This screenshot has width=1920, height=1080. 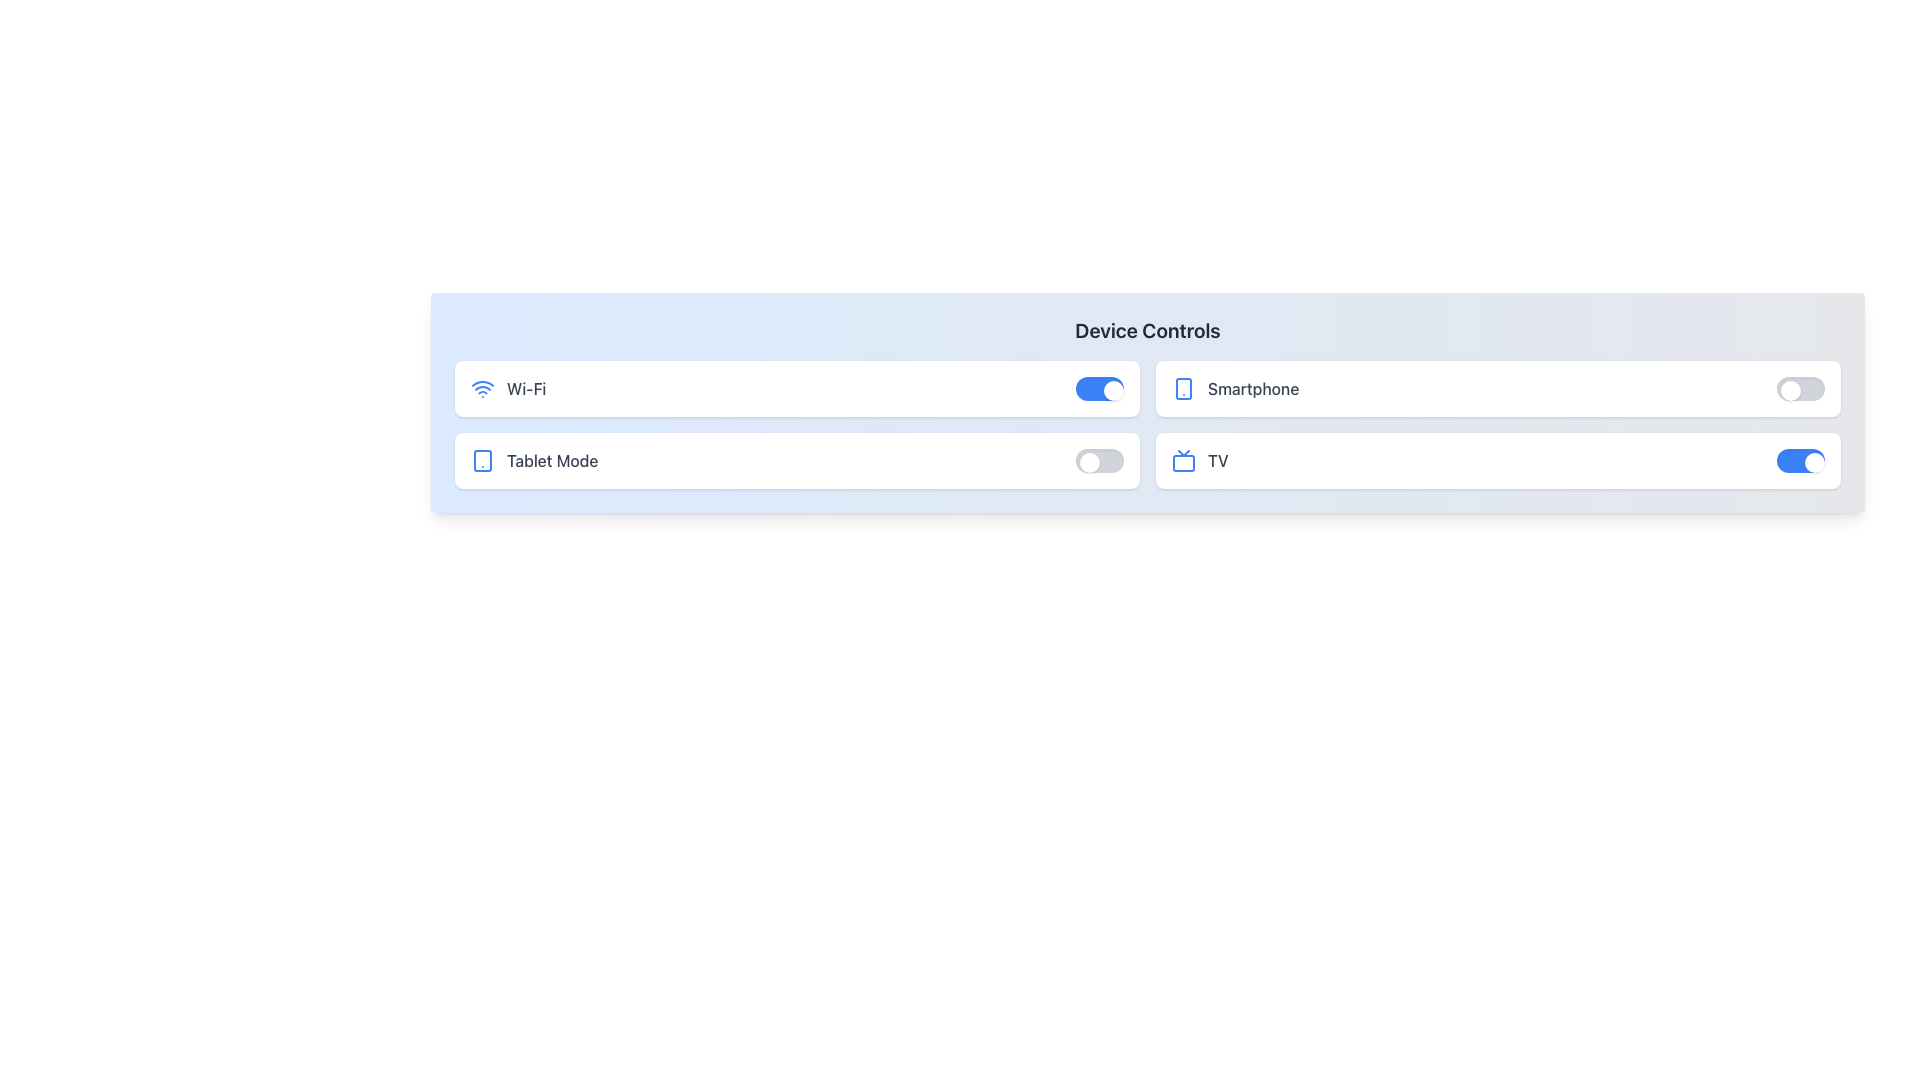 I want to click on the rectangular smartphone graphical icon, which is located next to the 'Smartphone' label, so click(x=1184, y=389).